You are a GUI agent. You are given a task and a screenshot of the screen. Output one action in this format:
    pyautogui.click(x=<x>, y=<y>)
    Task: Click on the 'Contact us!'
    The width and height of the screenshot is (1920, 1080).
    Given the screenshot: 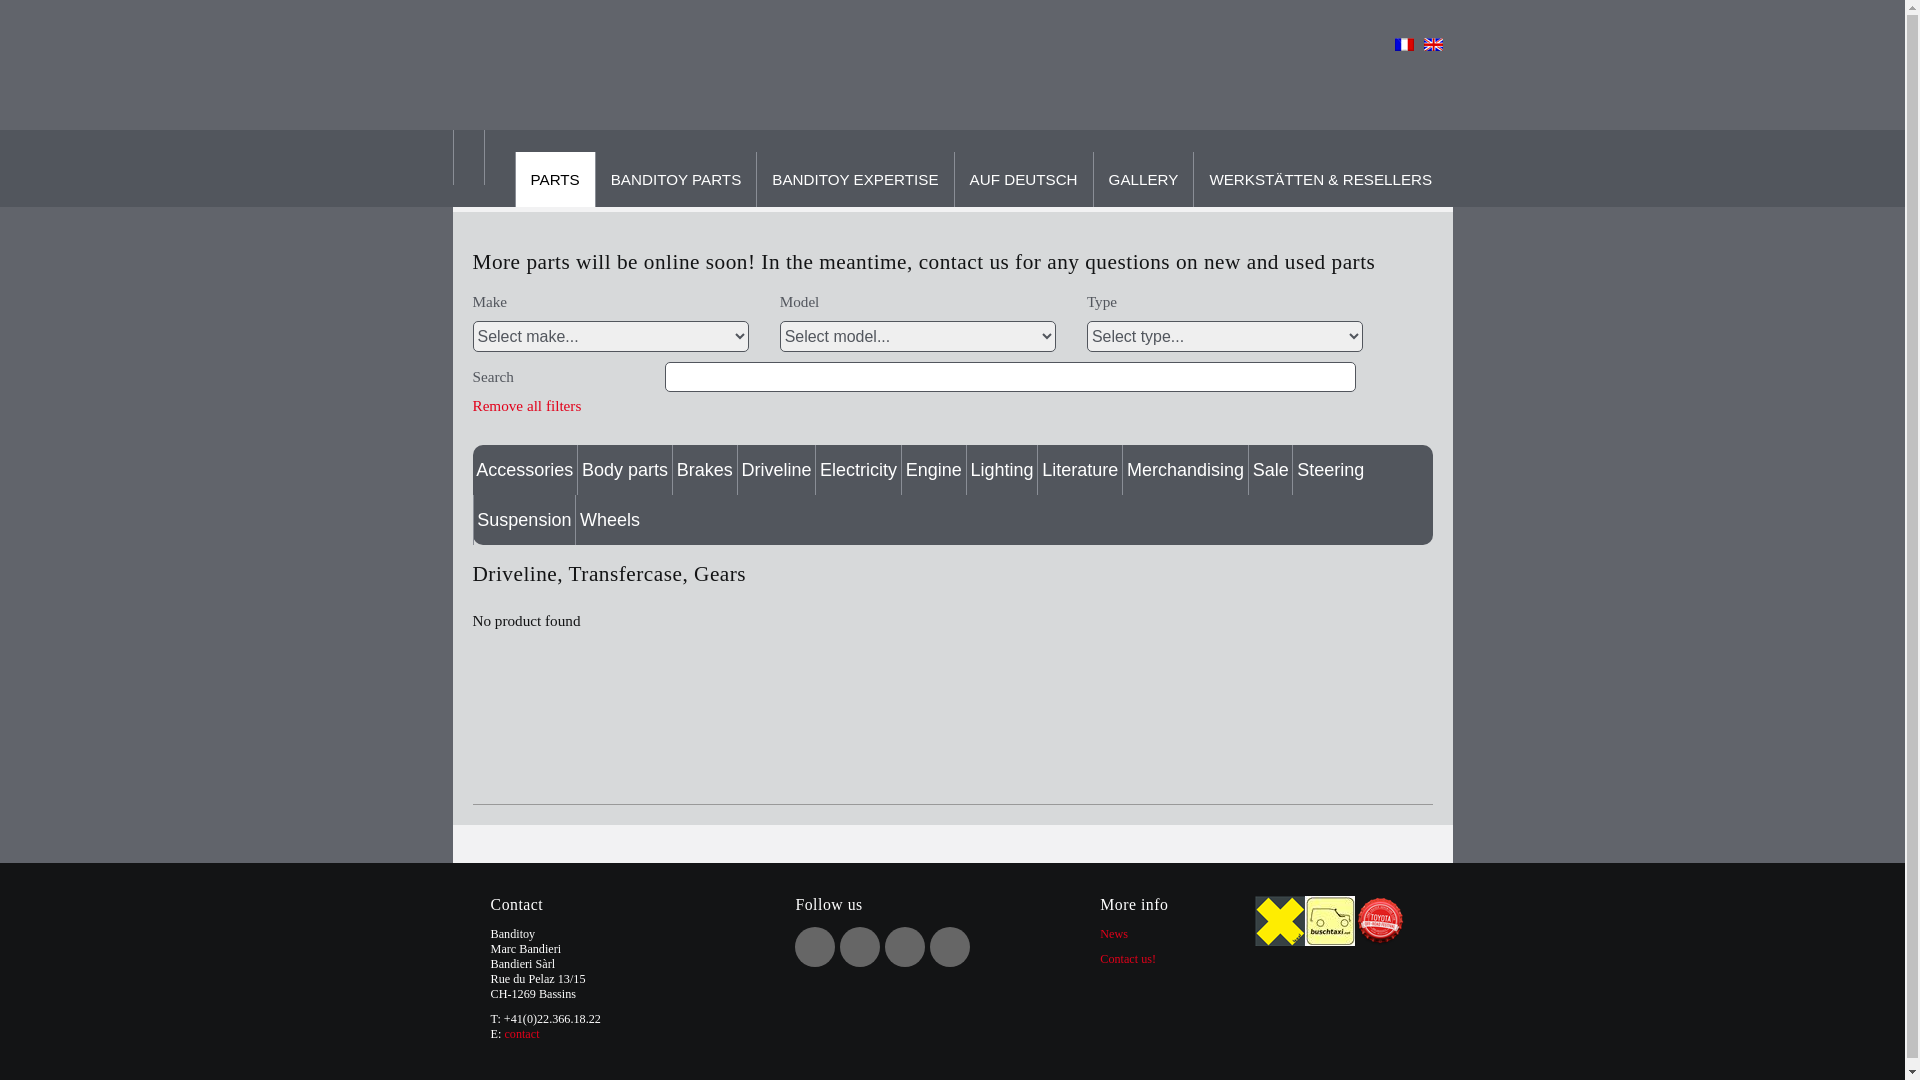 What is the action you would take?
    pyautogui.click(x=1128, y=958)
    